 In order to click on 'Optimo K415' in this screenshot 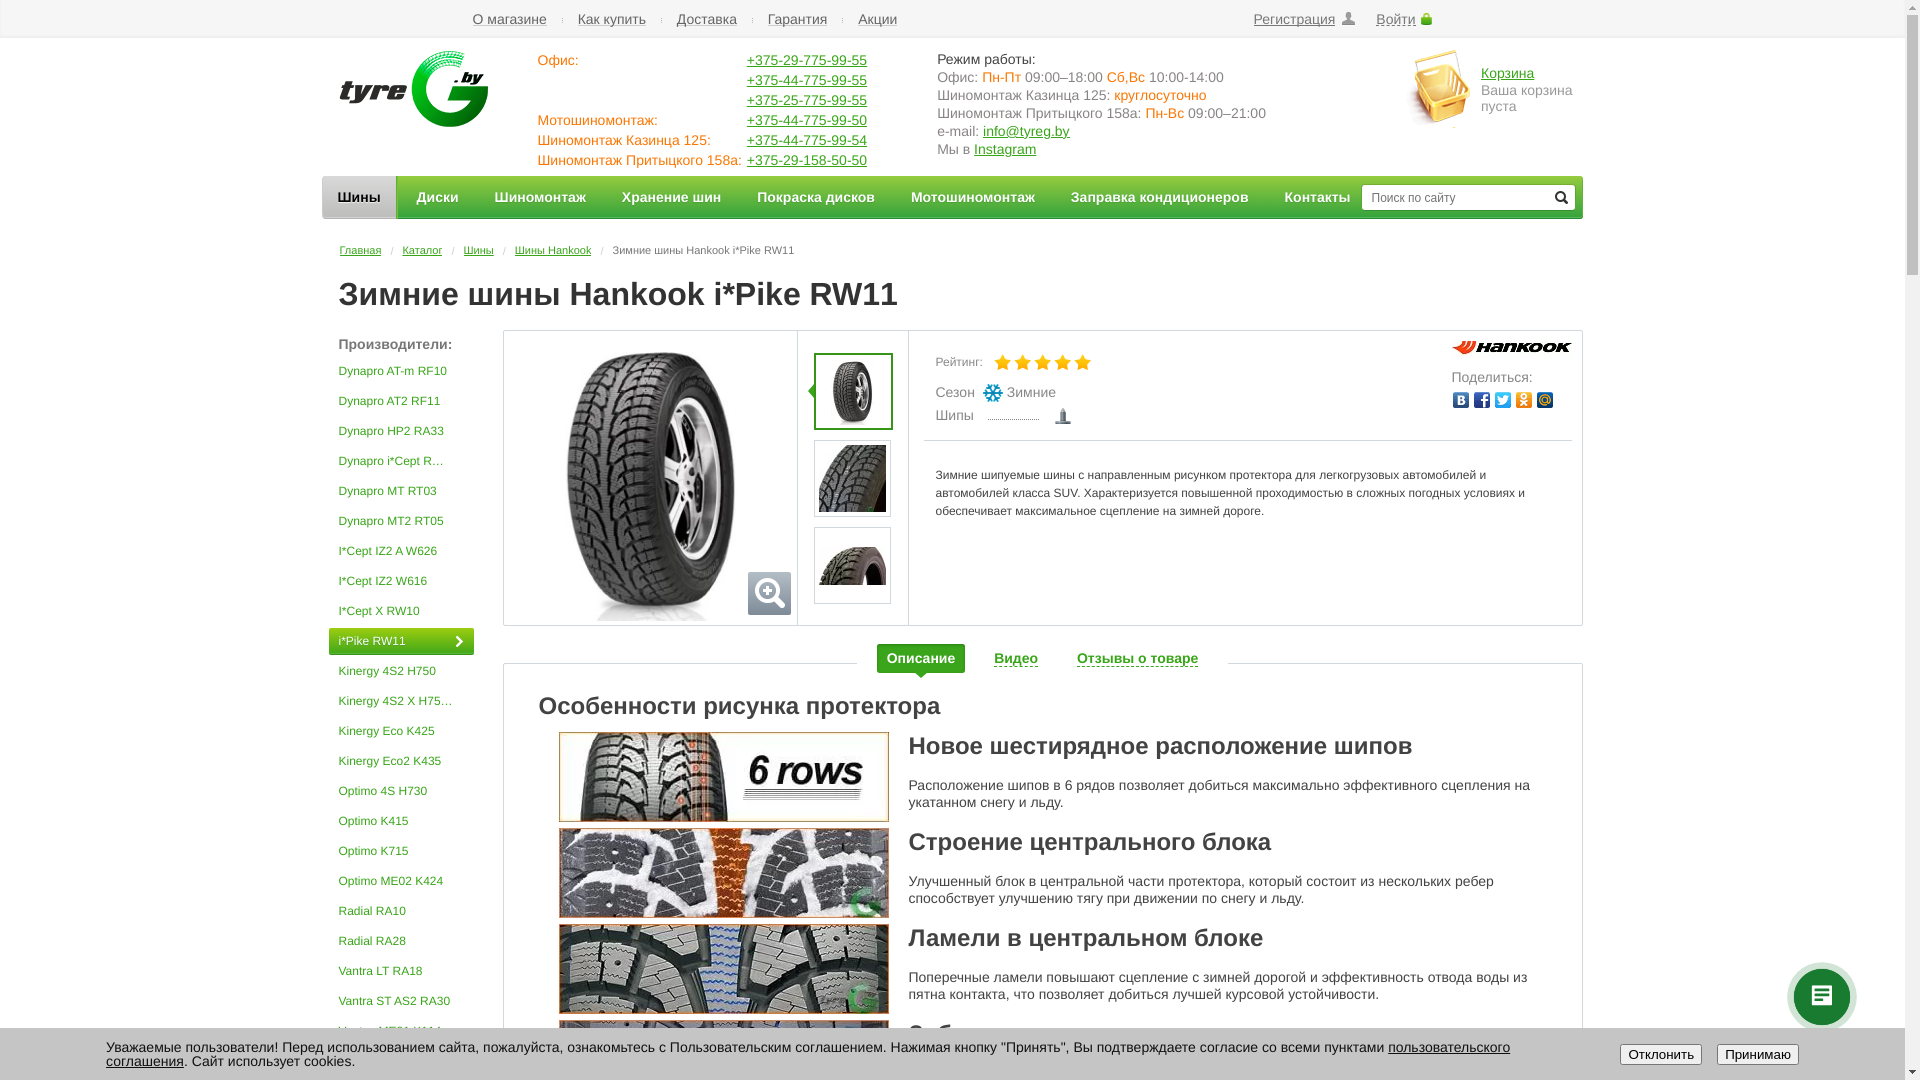, I will do `click(400, 821)`.